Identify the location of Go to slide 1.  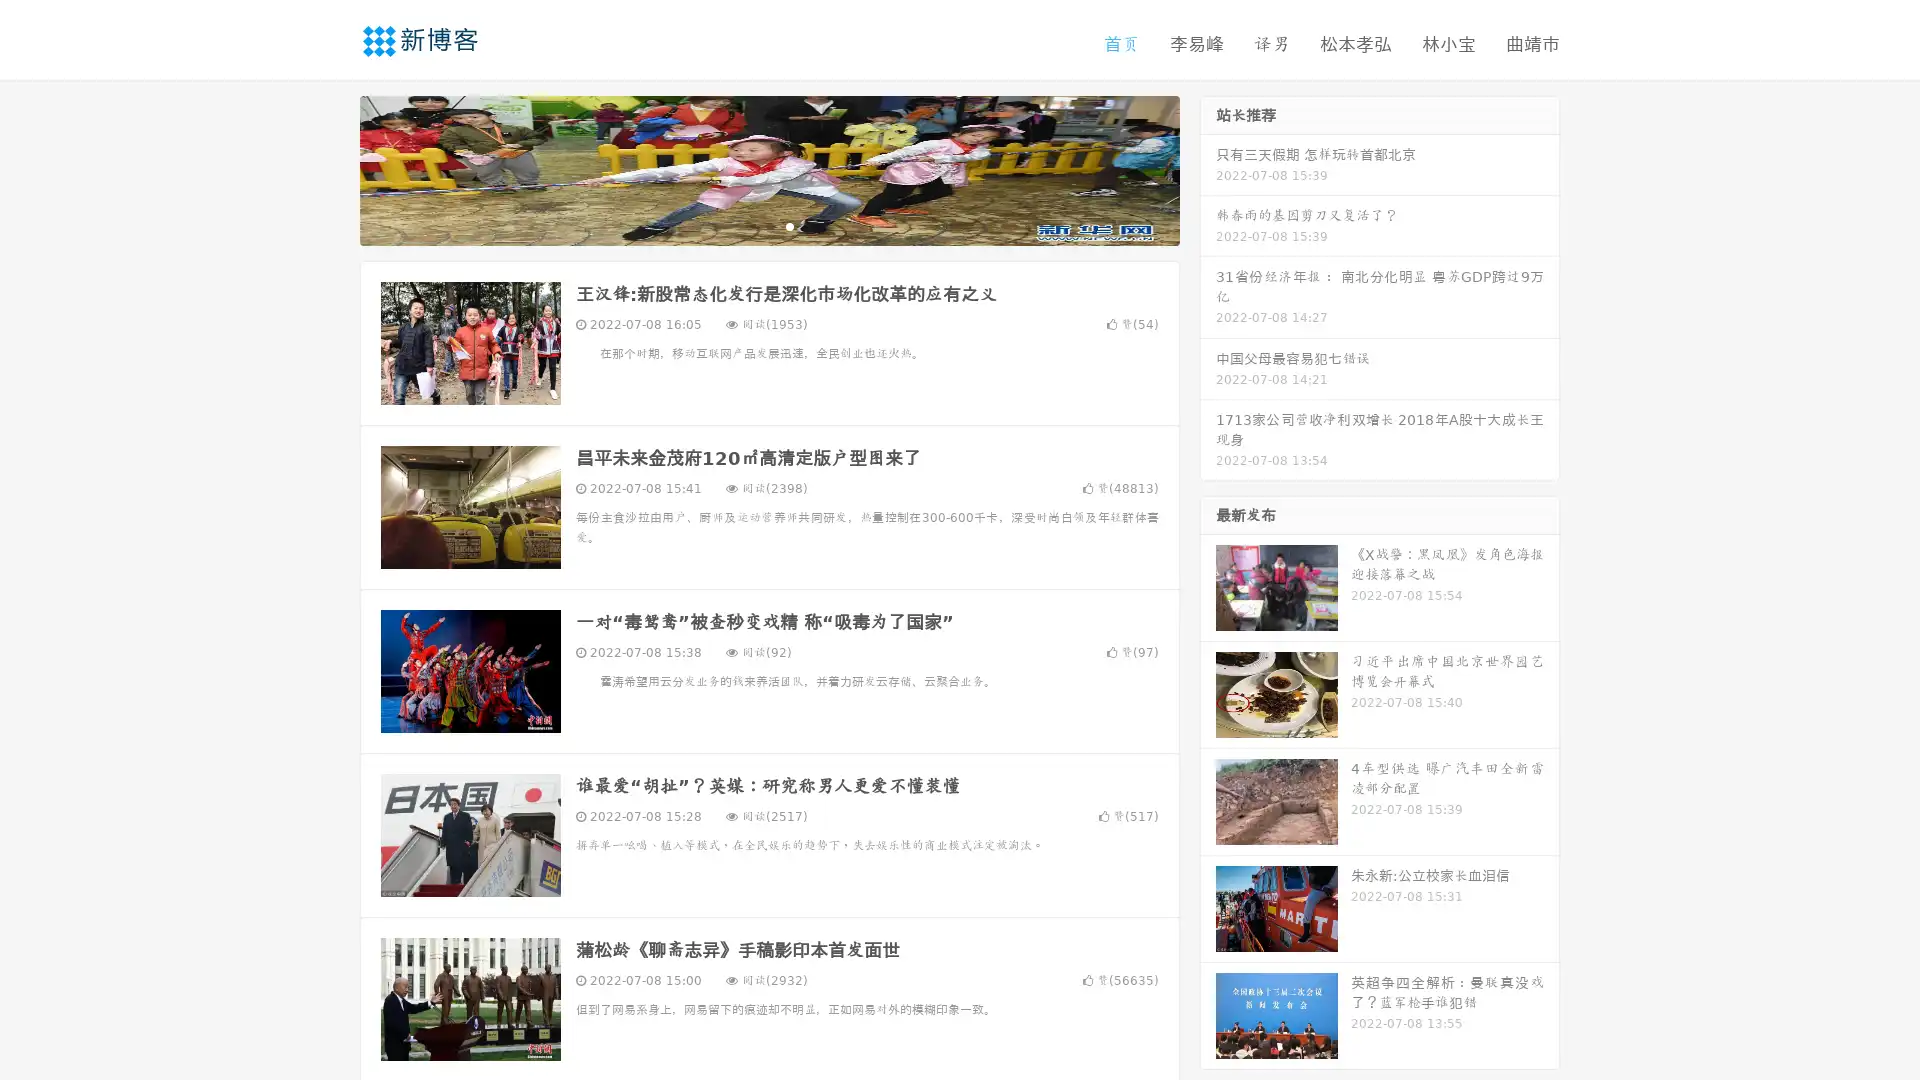
(748, 225).